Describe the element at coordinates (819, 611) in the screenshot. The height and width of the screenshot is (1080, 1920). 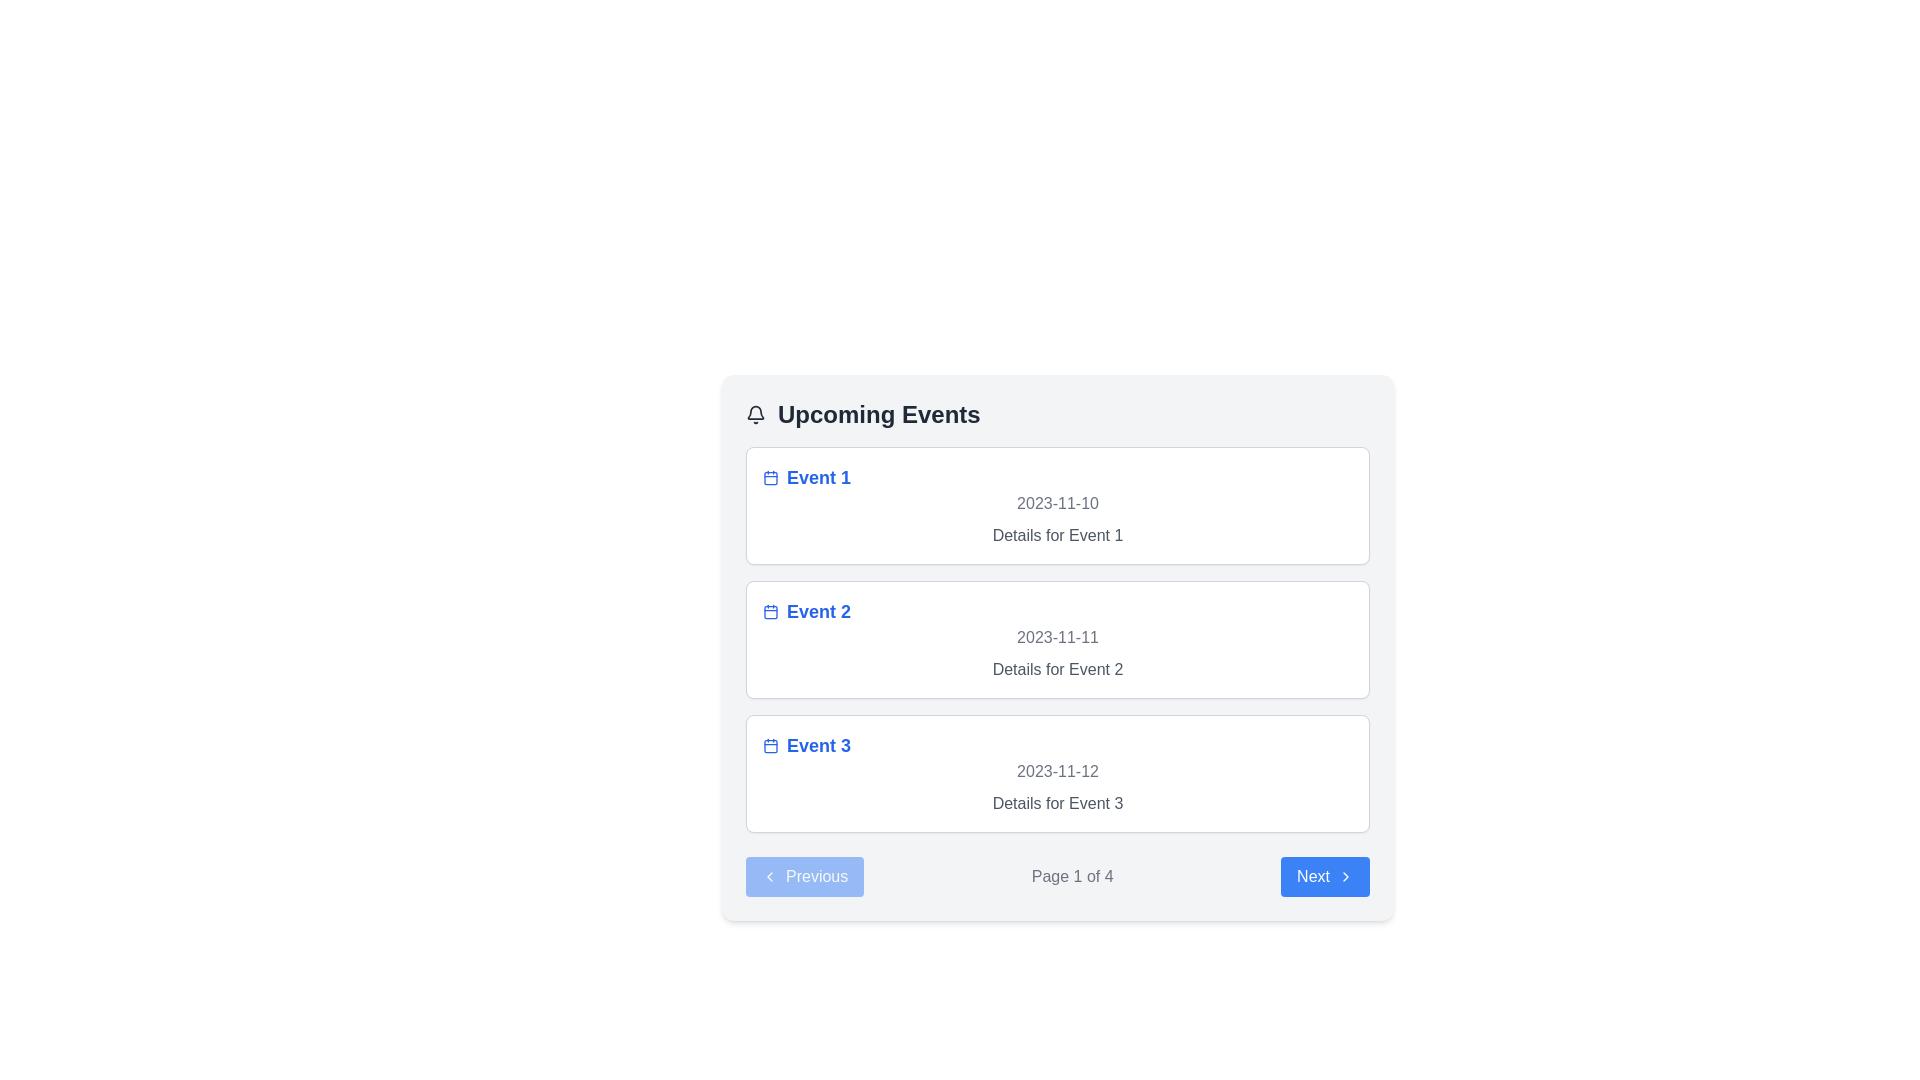
I see `text of the Text label displaying 'Event 2', which is styled in bold blue font and located in a vertical list of events, positioned between 'Event 1' and 'Event 3'` at that location.